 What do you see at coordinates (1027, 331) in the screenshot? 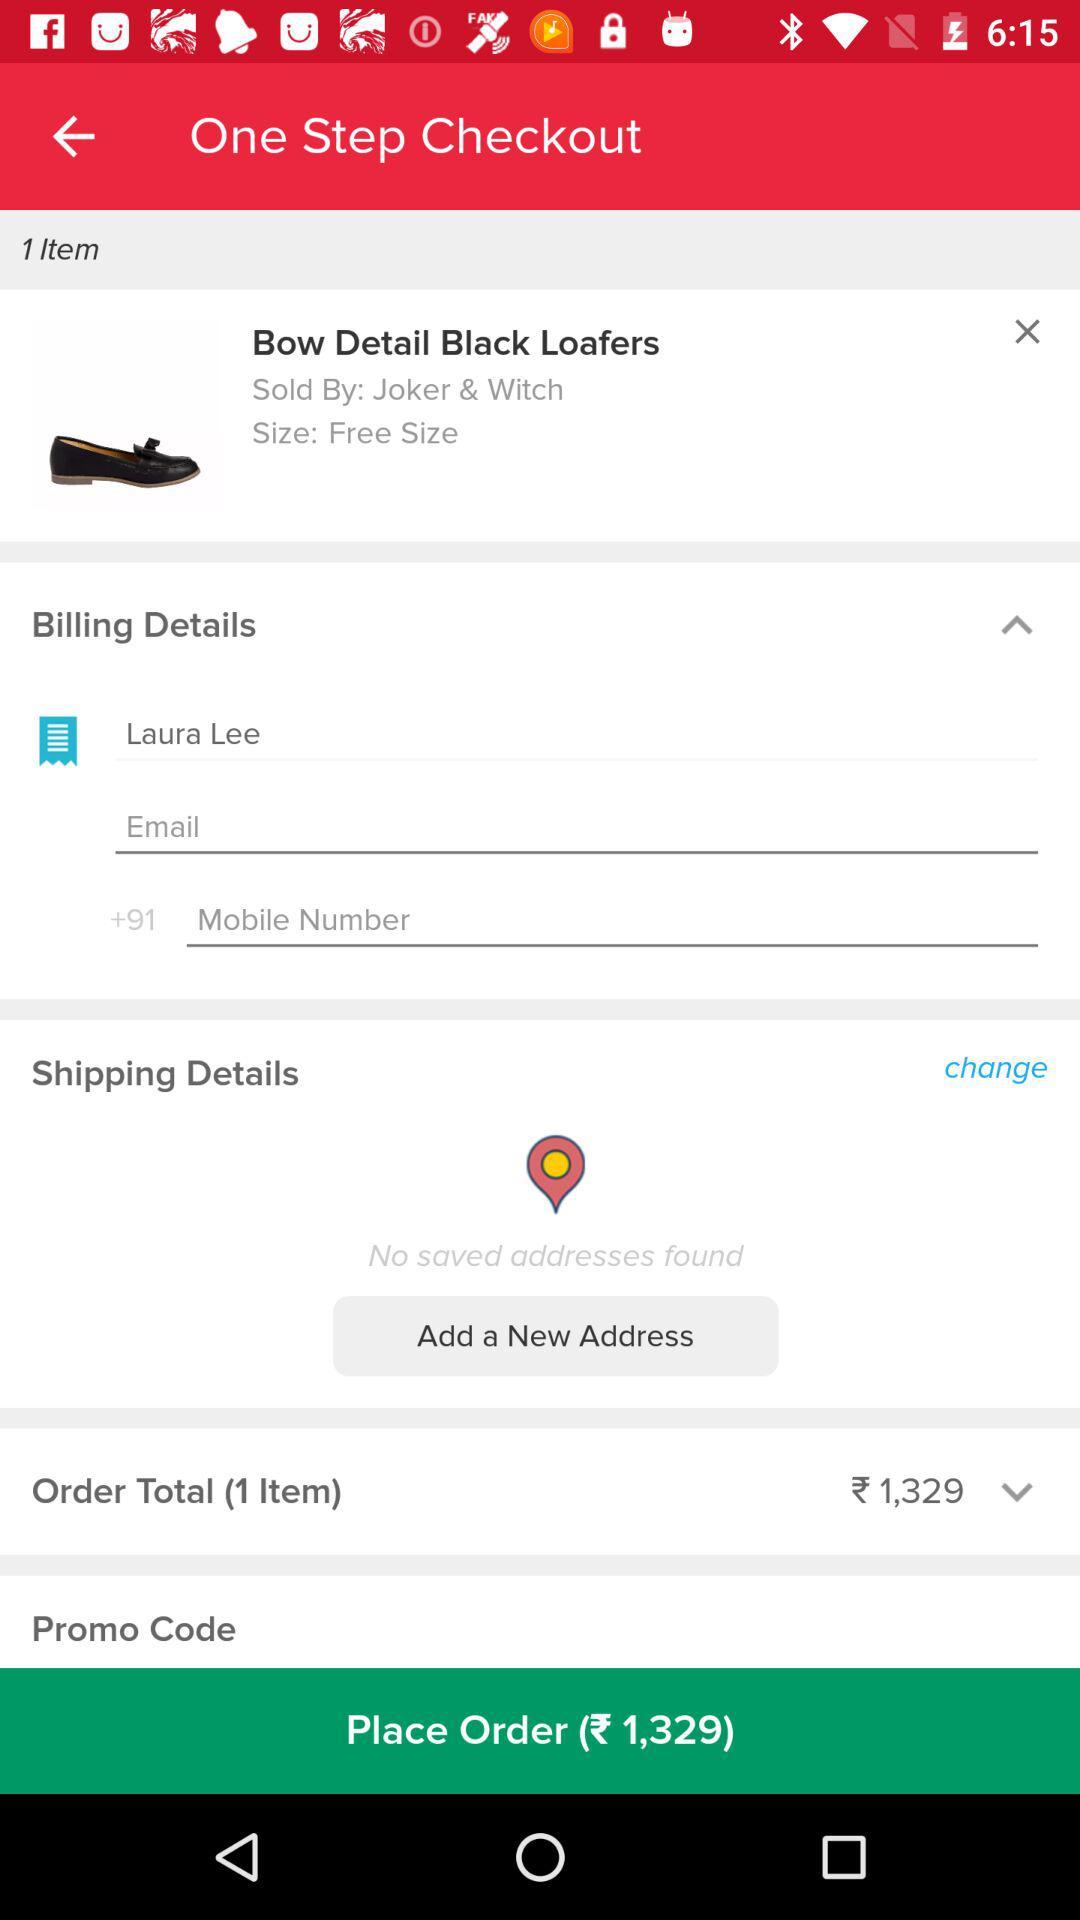
I see `window` at bounding box center [1027, 331].